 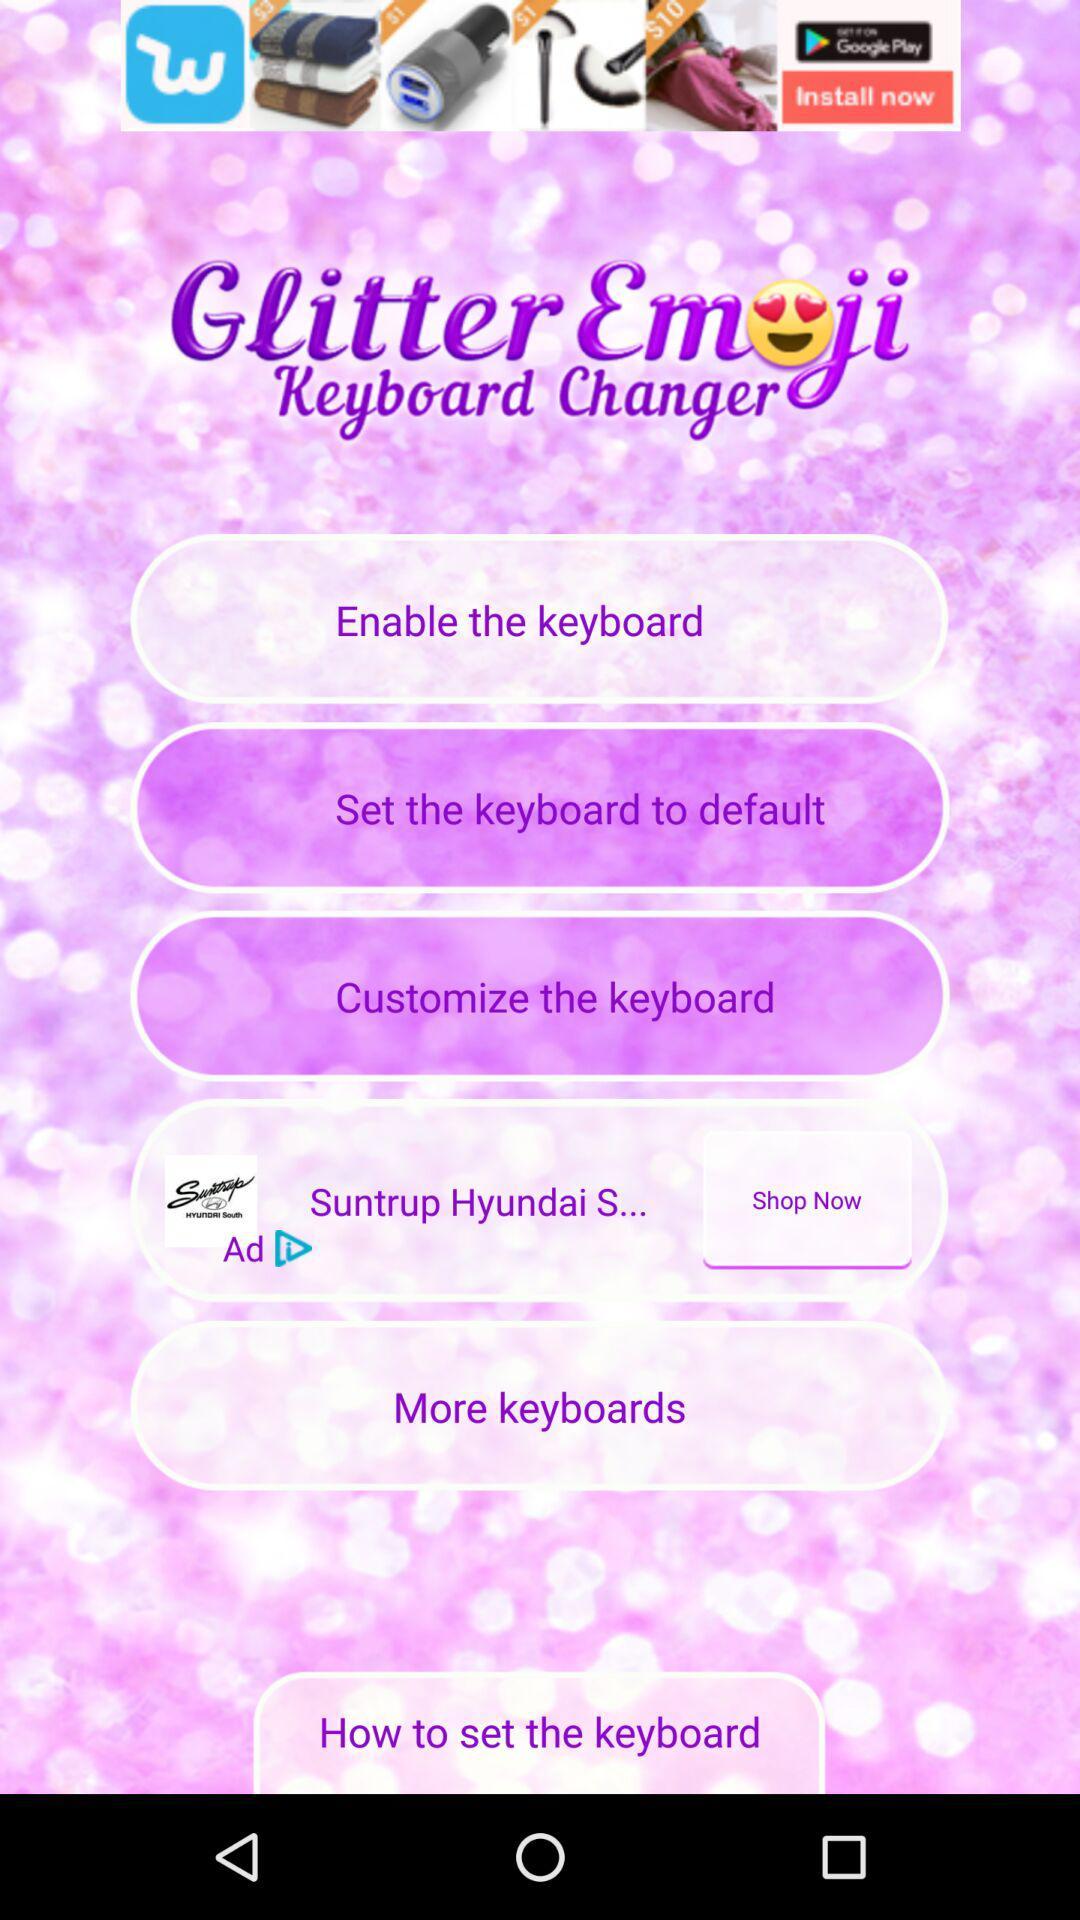 What do you see at coordinates (540, 65) in the screenshot?
I see `shopping page` at bounding box center [540, 65].